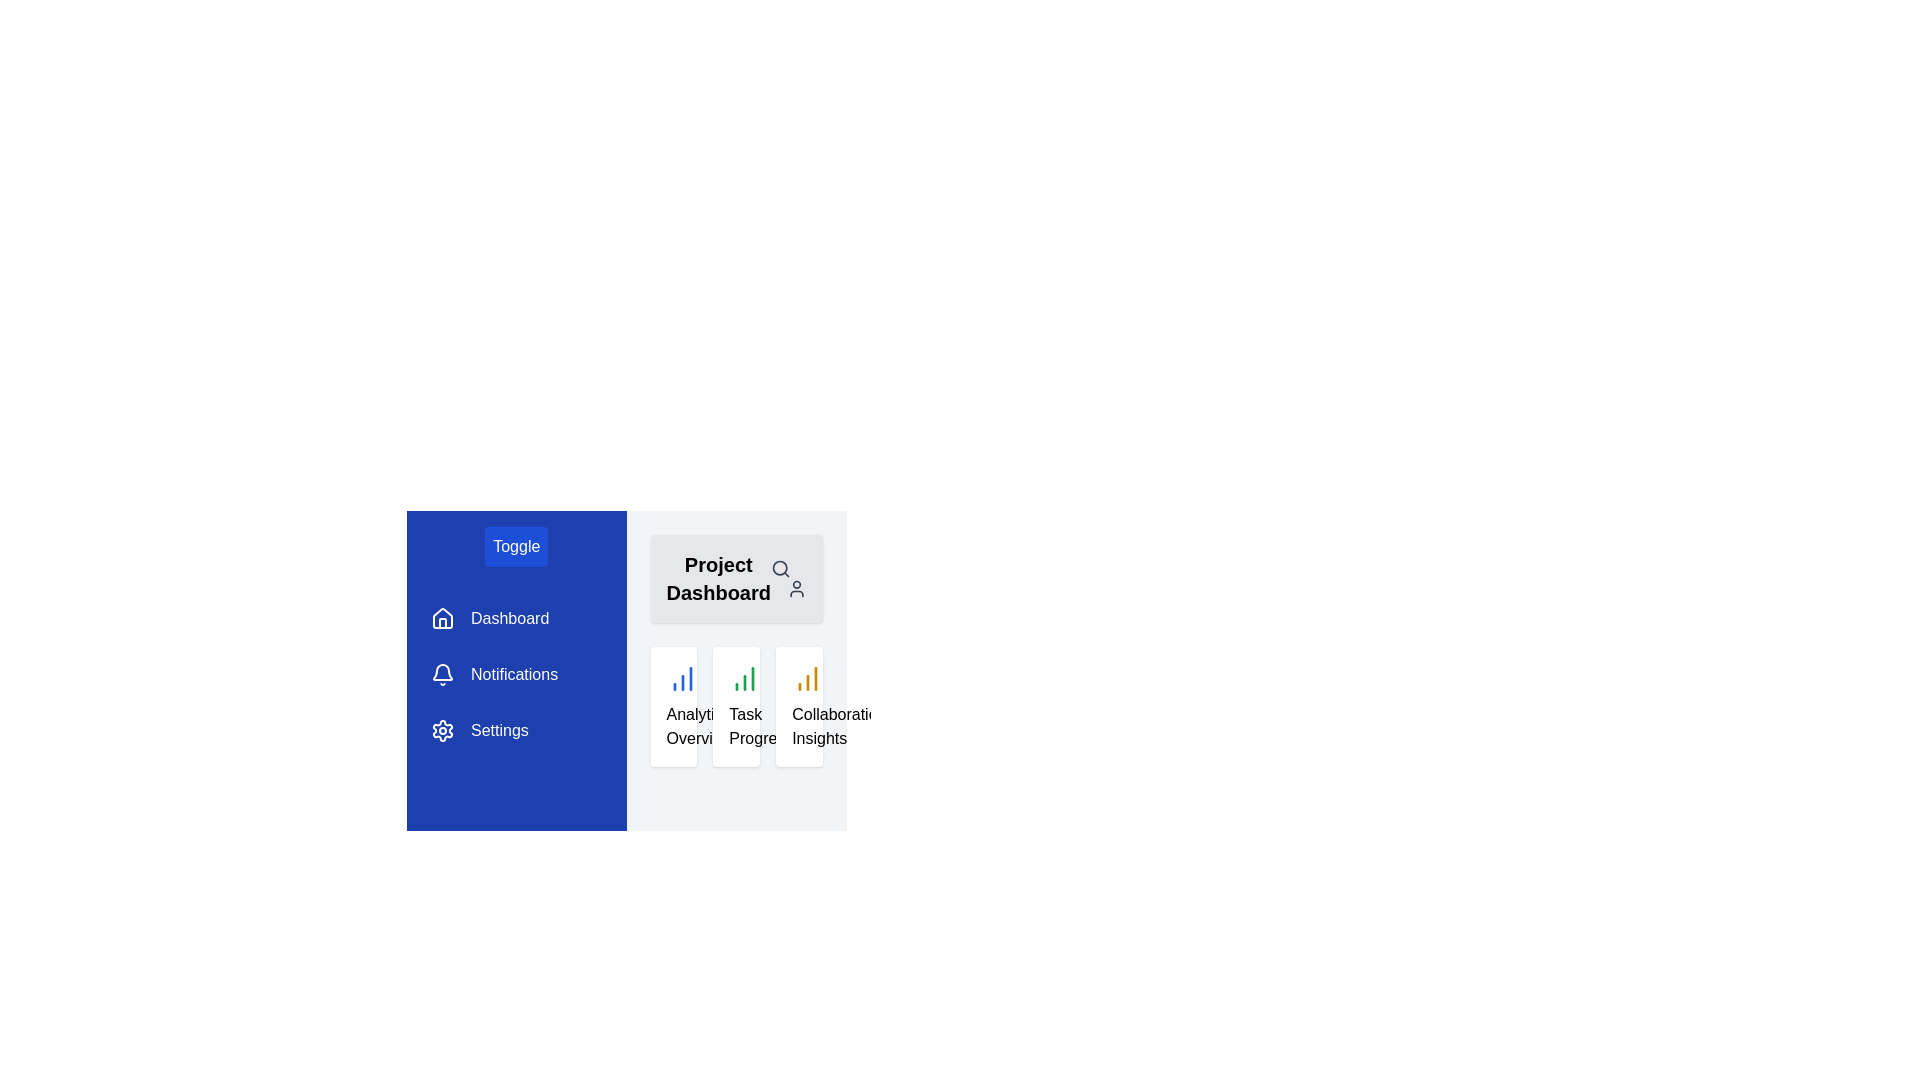 The width and height of the screenshot is (1920, 1080). What do you see at coordinates (510, 617) in the screenshot?
I see `the Text label in the vertical navigation menu that indicates the link to the dashboard section, which is positioned to the right of the house icon and below the 'Toggle' button` at bounding box center [510, 617].